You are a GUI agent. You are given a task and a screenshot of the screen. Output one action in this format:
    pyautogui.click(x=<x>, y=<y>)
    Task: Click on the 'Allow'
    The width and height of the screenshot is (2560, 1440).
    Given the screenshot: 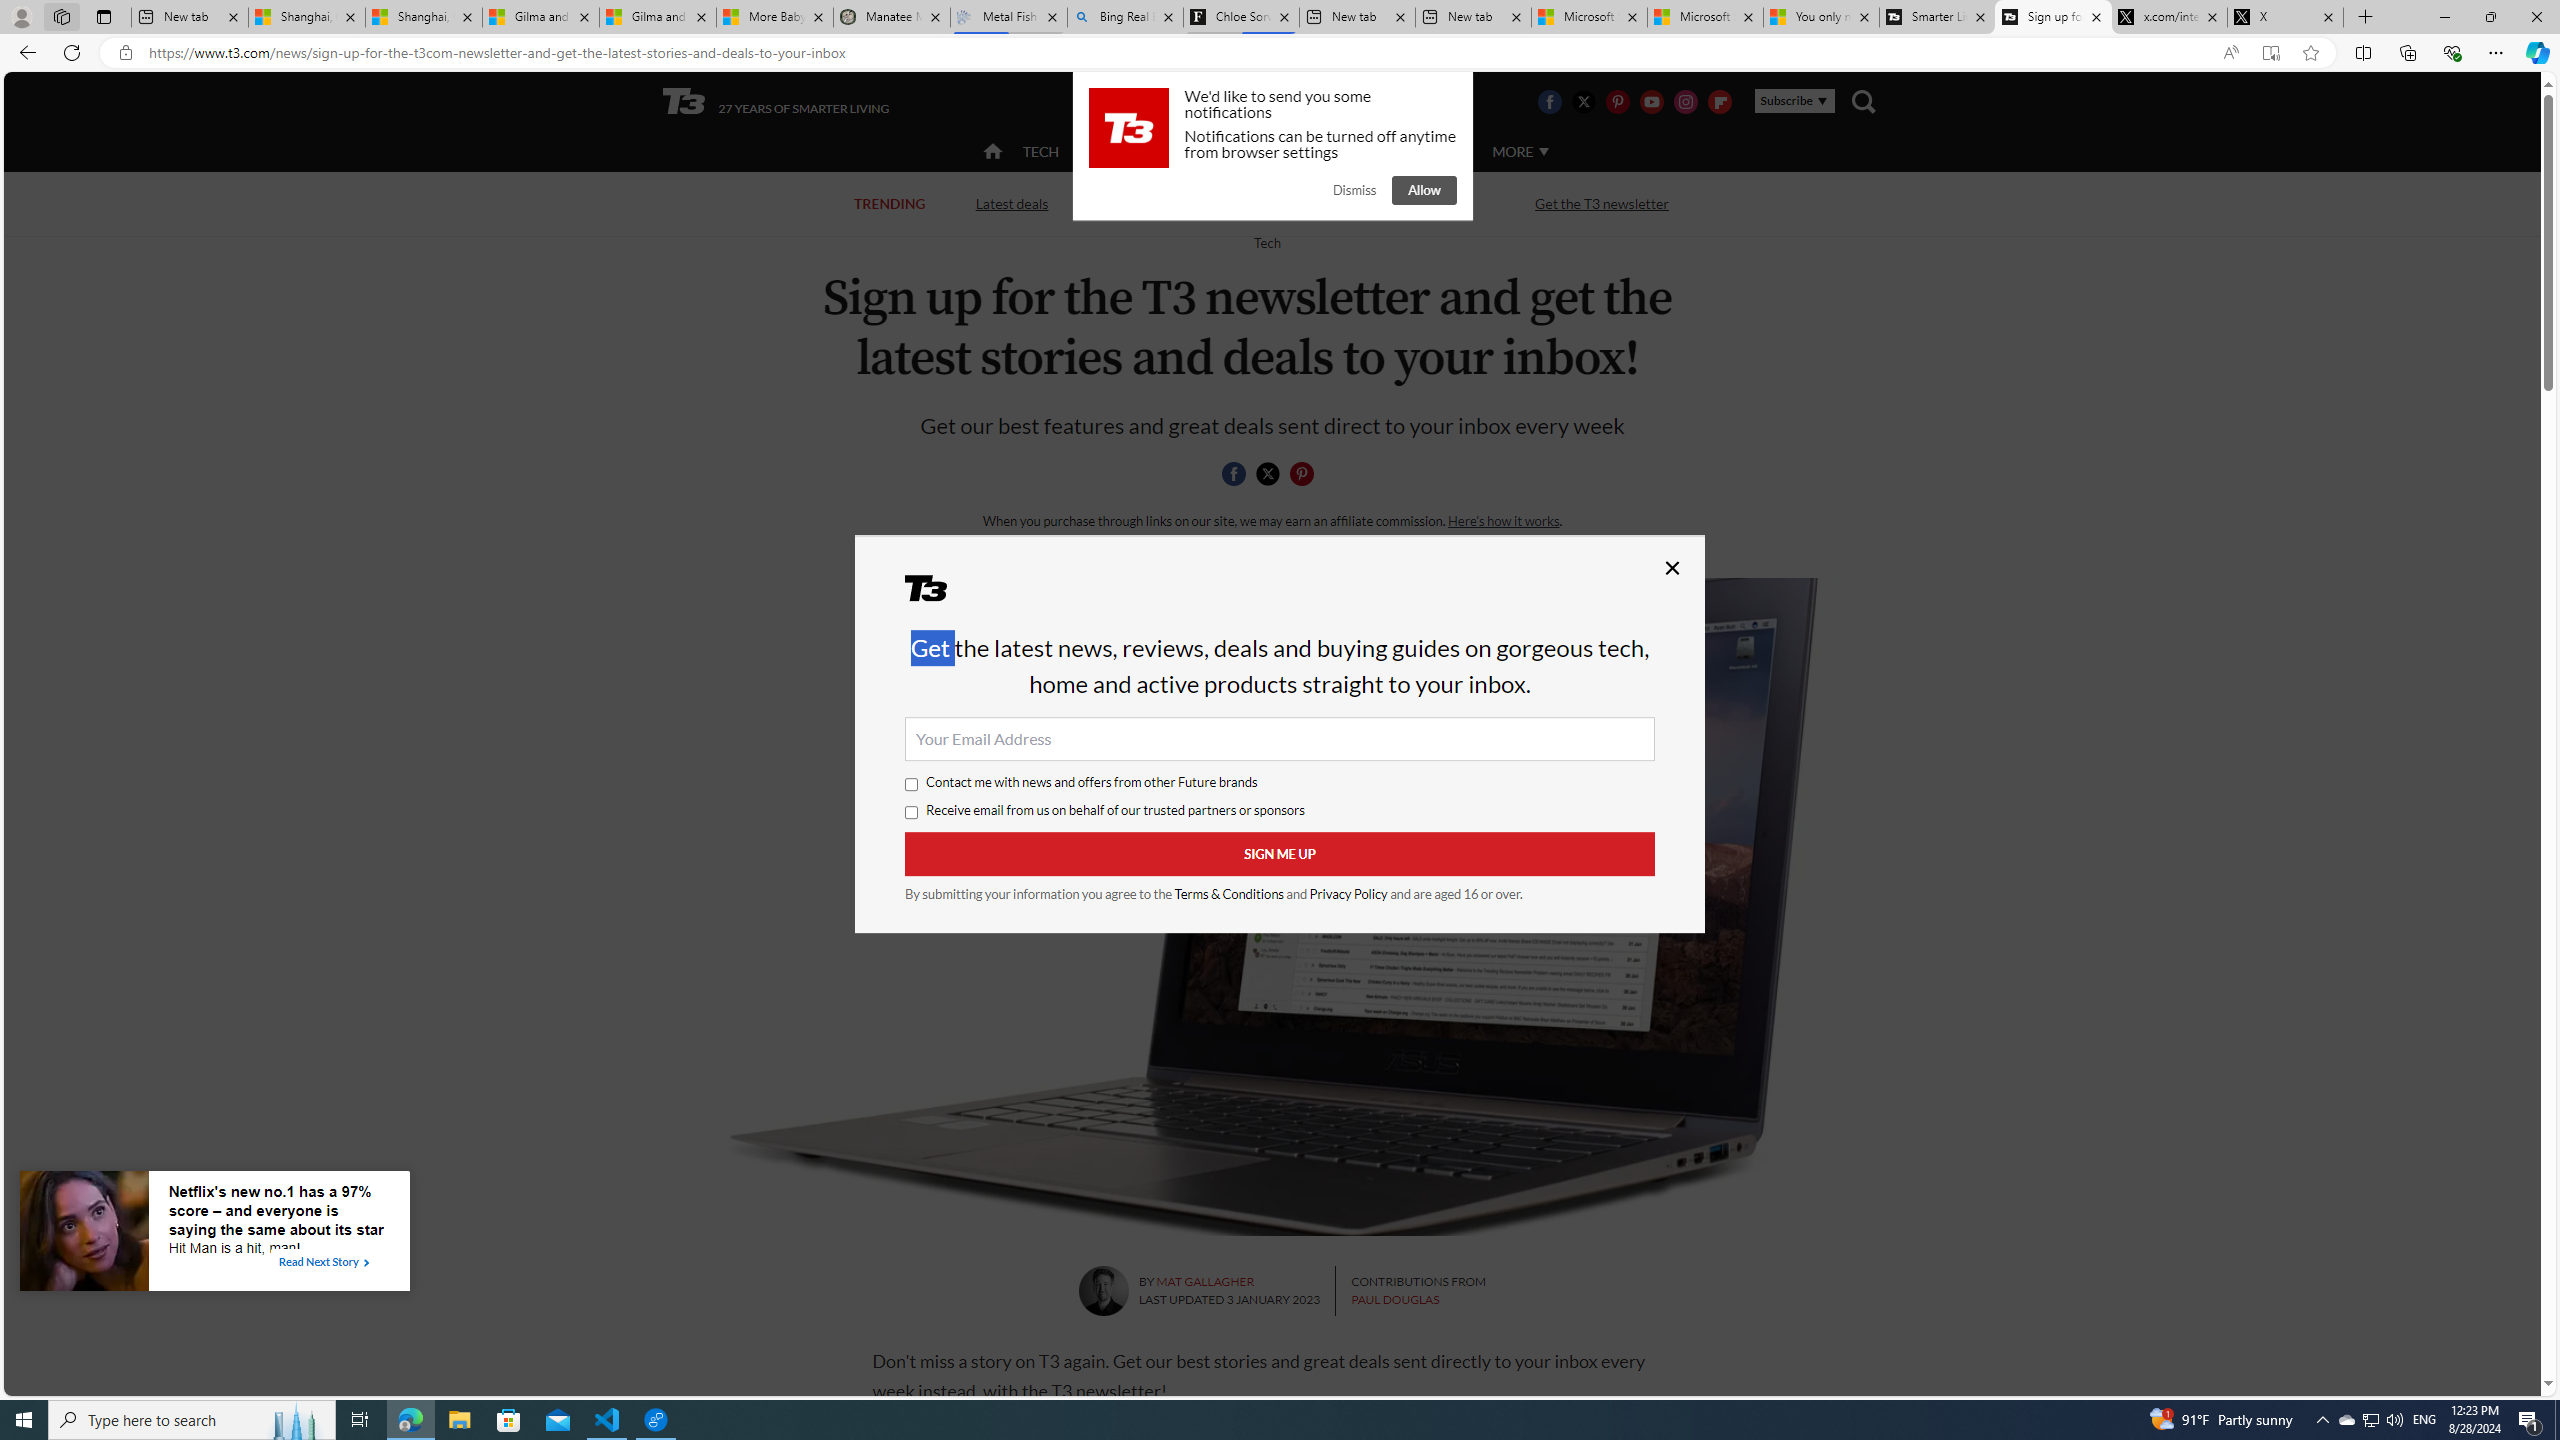 What is the action you would take?
    pyautogui.click(x=1423, y=189)
    